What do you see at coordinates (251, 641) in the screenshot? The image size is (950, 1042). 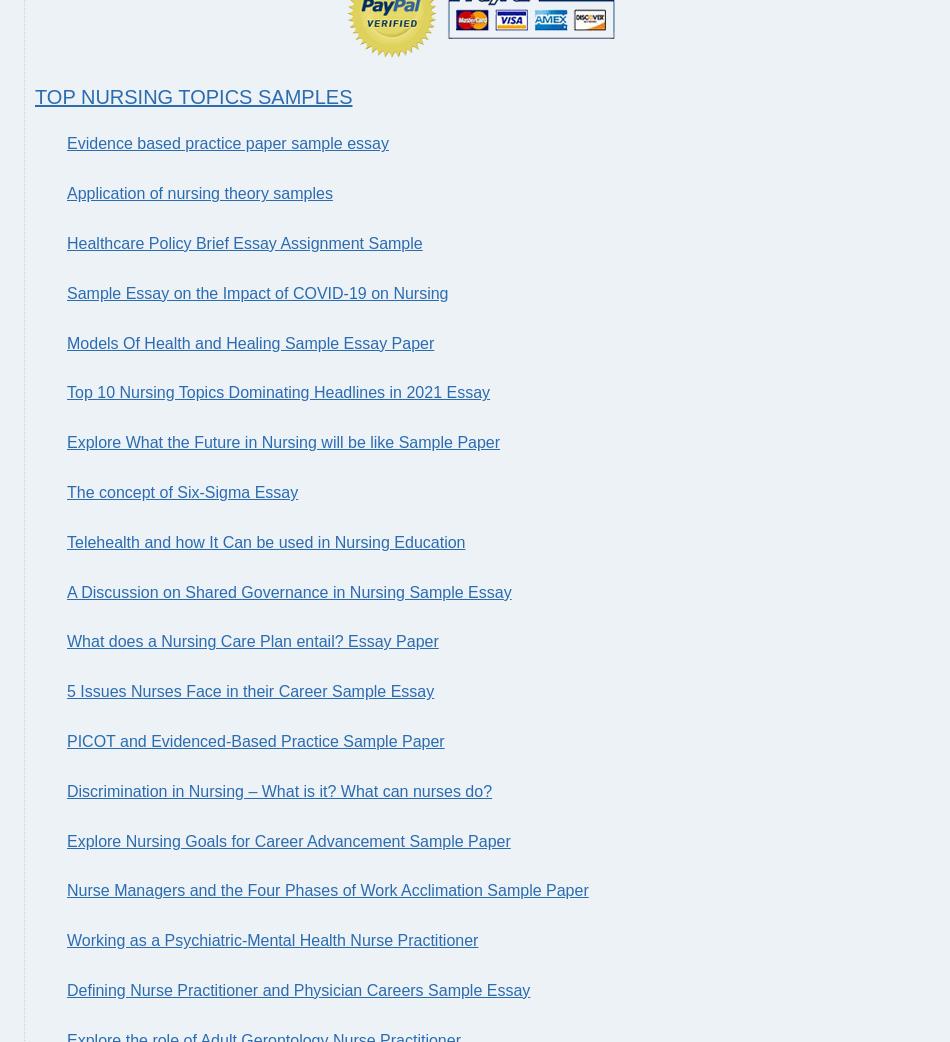 I see `'What does a Nursing Care Plan entail? Essay Paper'` at bounding box center [251, 641].